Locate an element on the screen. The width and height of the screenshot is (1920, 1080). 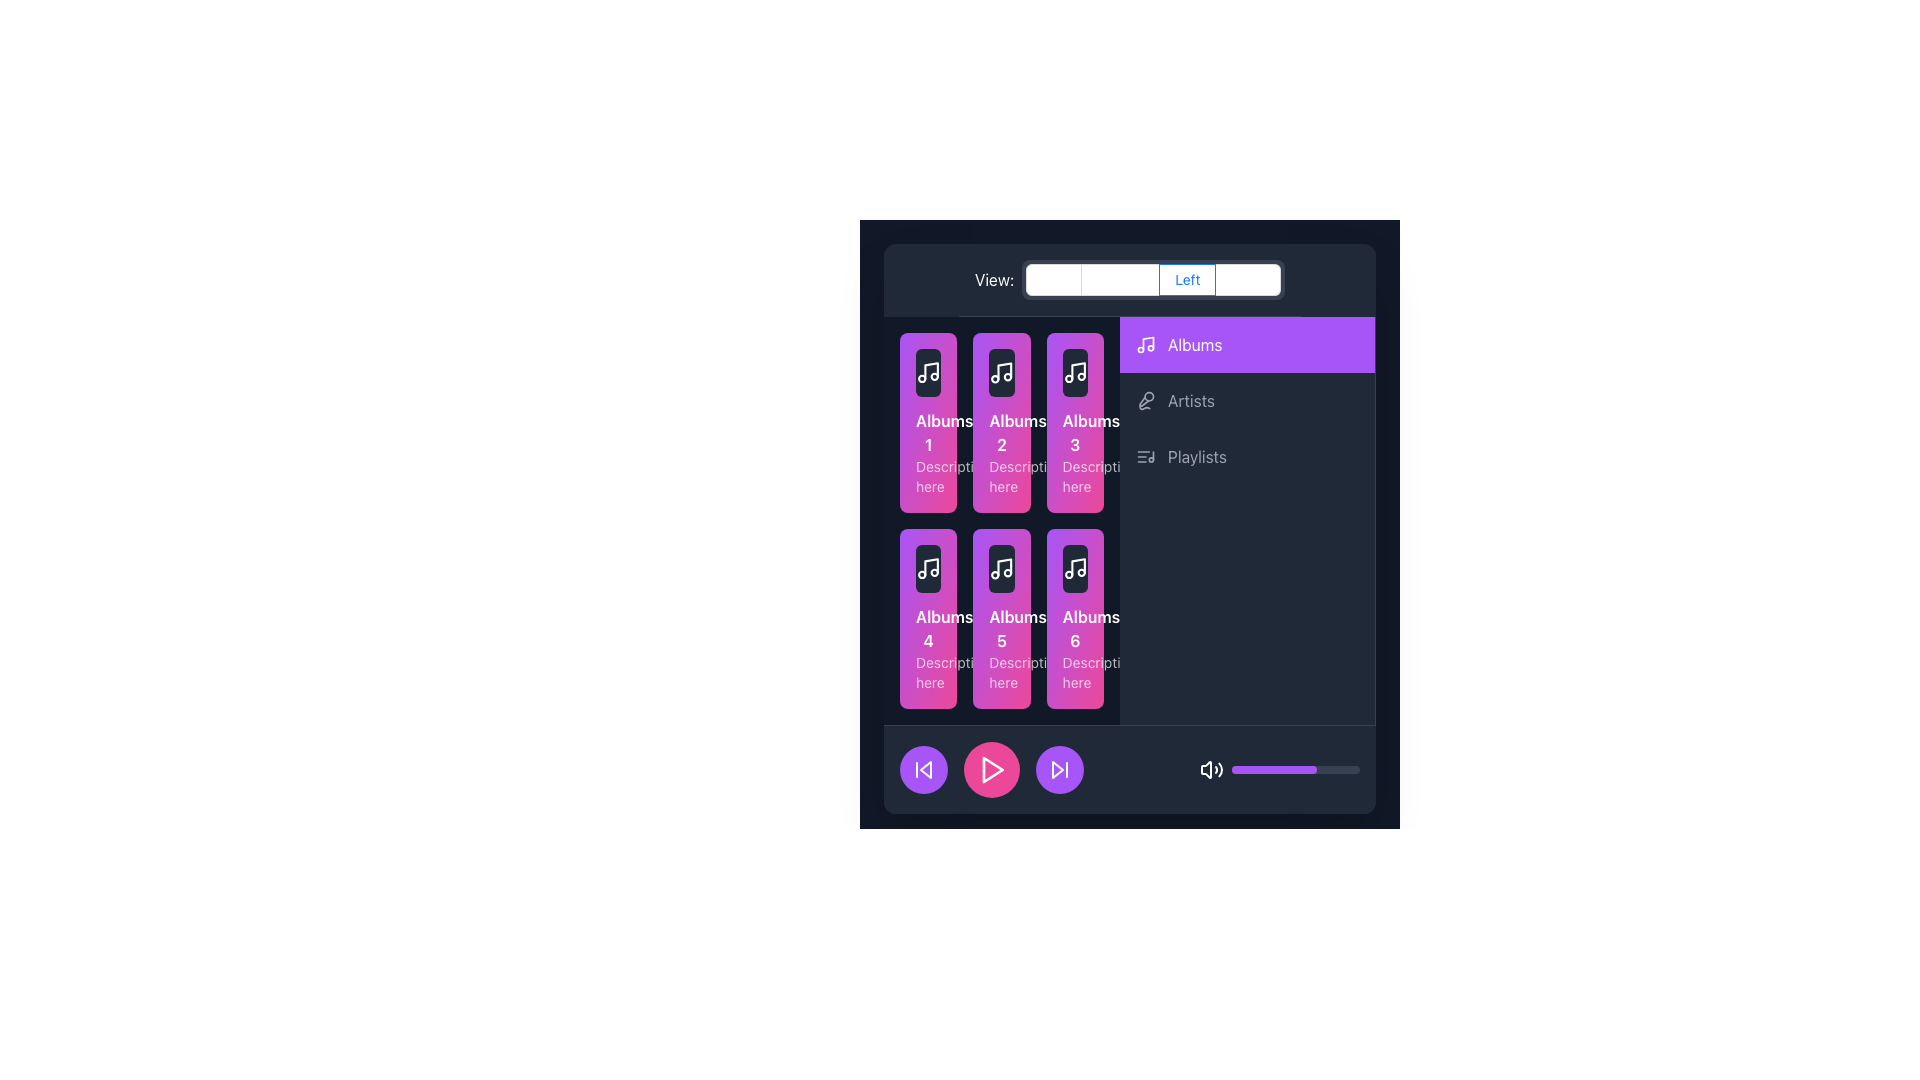
the volume control icon in the bottom control panel of the media player is located at coordinates (1205, 769).